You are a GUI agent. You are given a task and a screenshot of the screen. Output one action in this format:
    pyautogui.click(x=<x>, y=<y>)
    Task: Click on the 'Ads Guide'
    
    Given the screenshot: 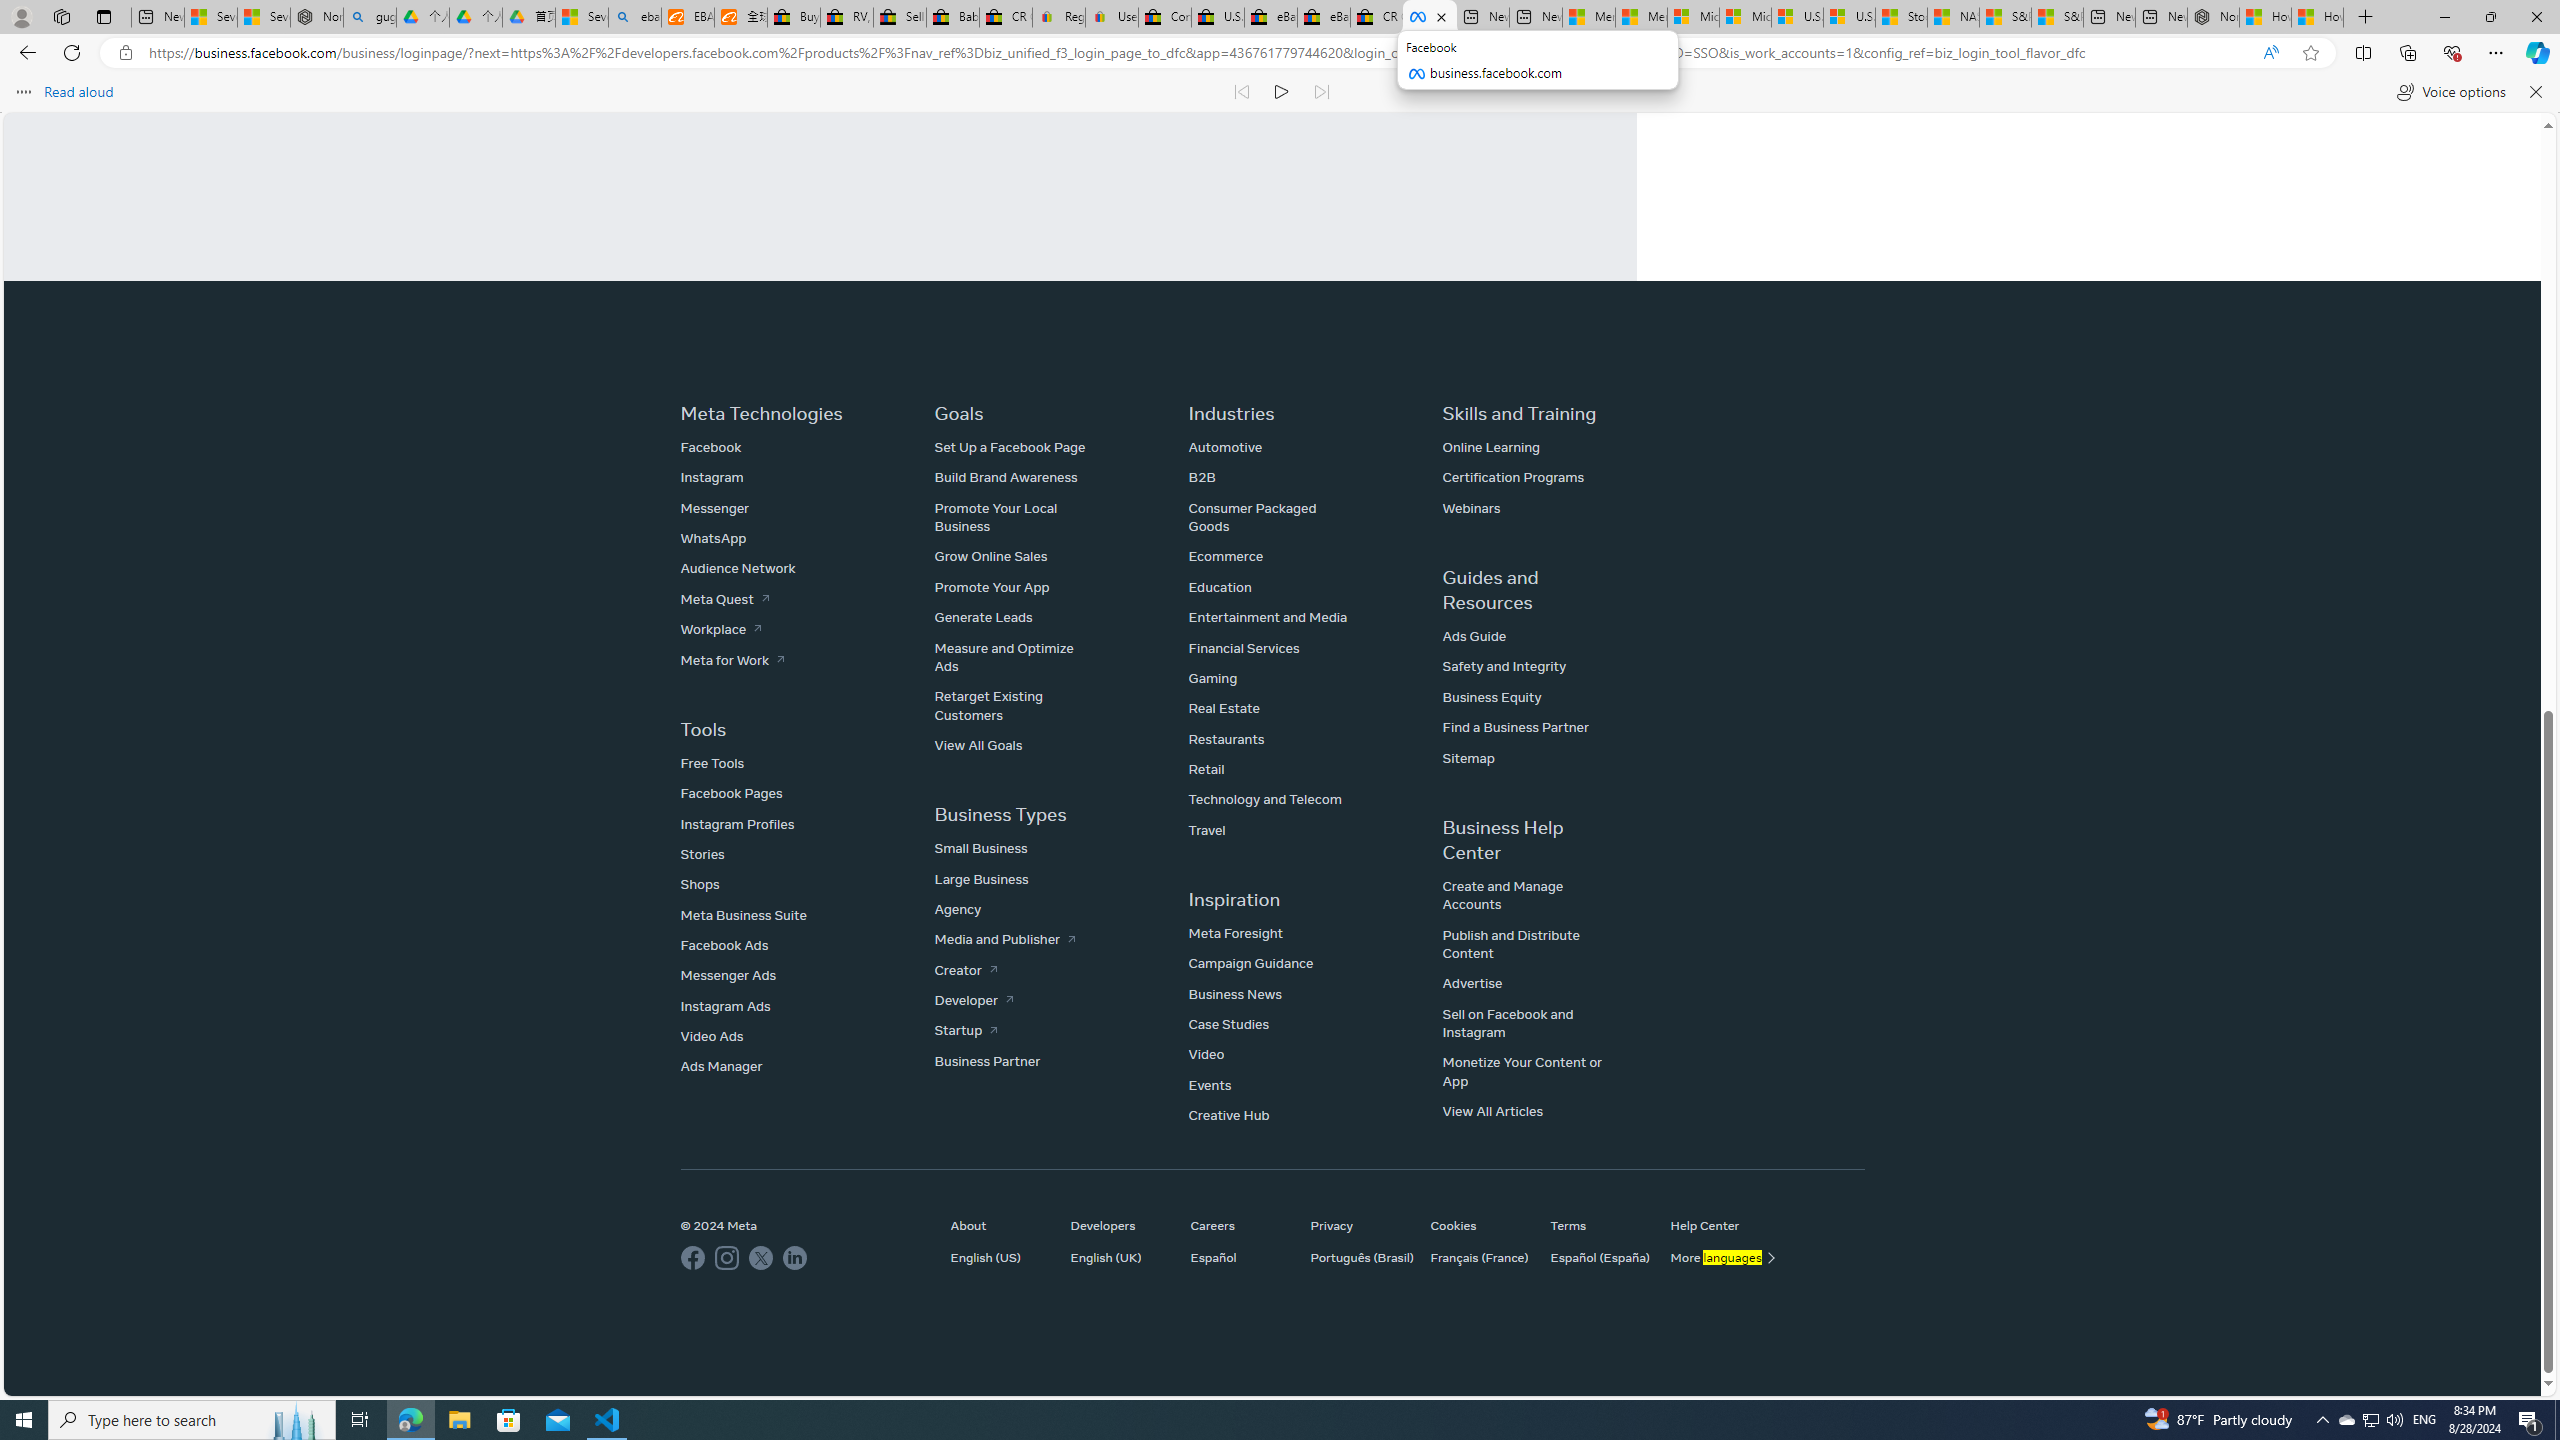 What is the action you would take?
    pyautogui.click(x=1473, y=635)
    